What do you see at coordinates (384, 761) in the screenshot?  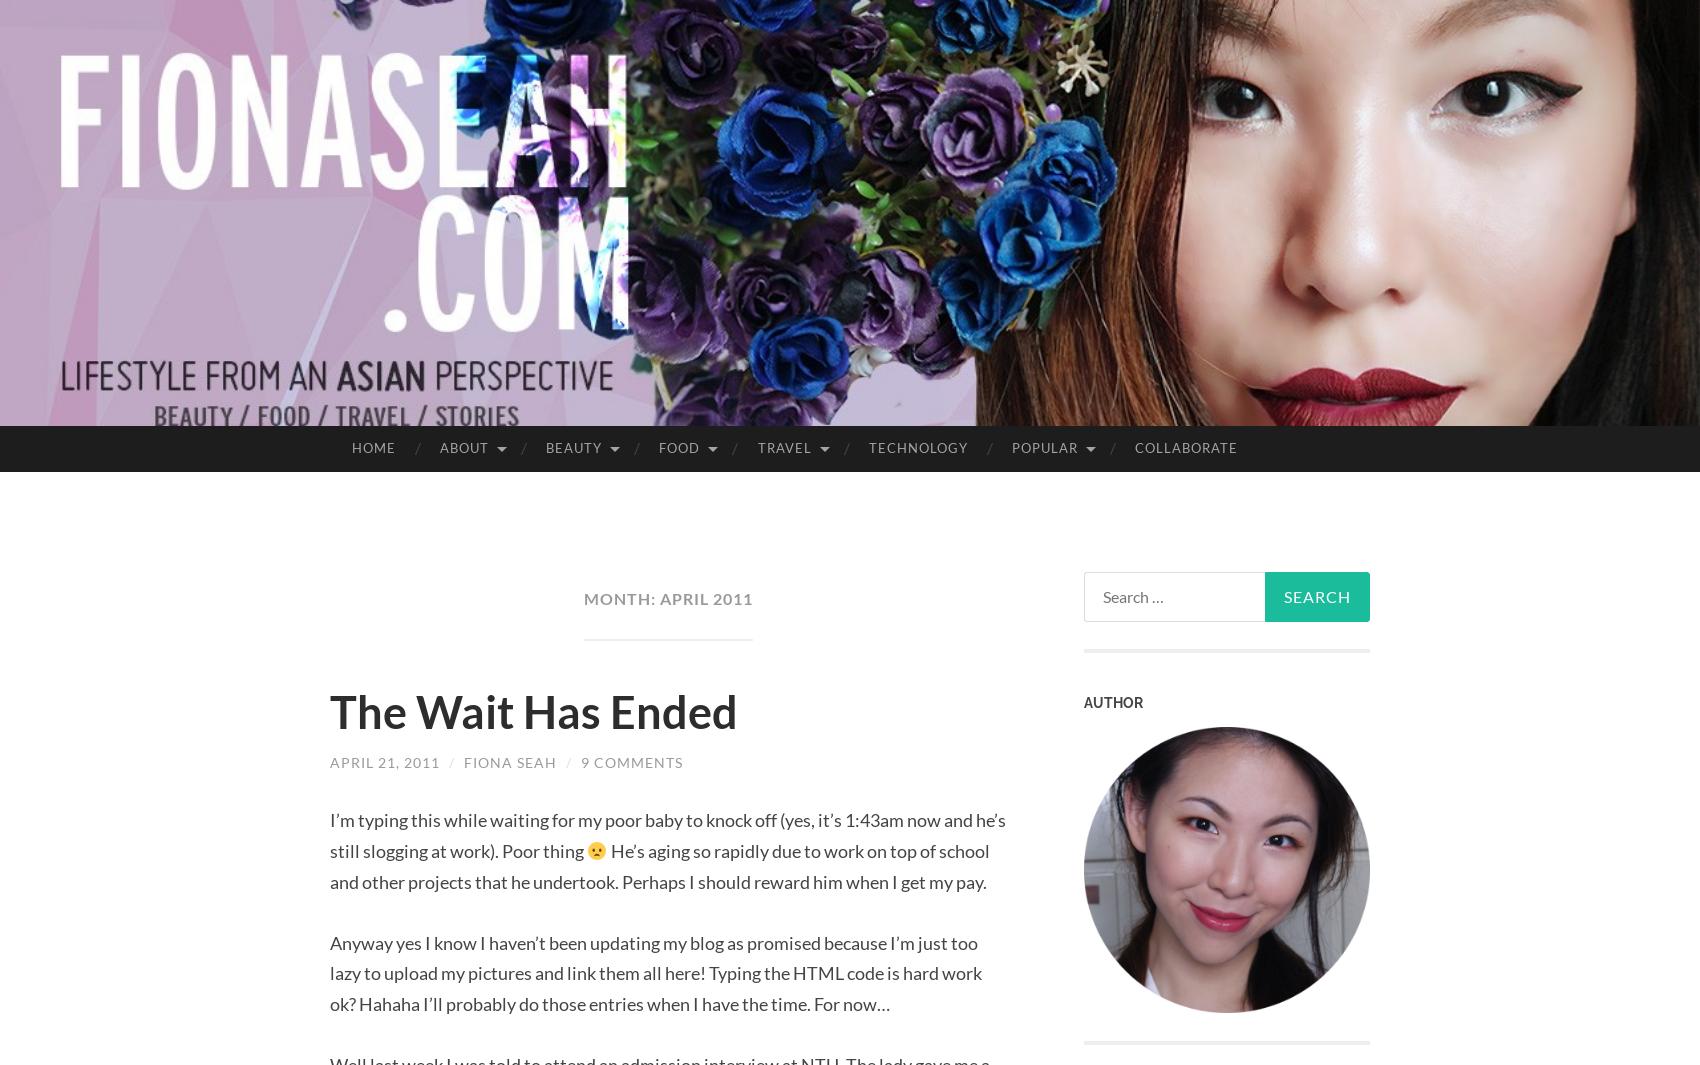 I see `'April 21, 2011'` at bounding box center [384, 761].